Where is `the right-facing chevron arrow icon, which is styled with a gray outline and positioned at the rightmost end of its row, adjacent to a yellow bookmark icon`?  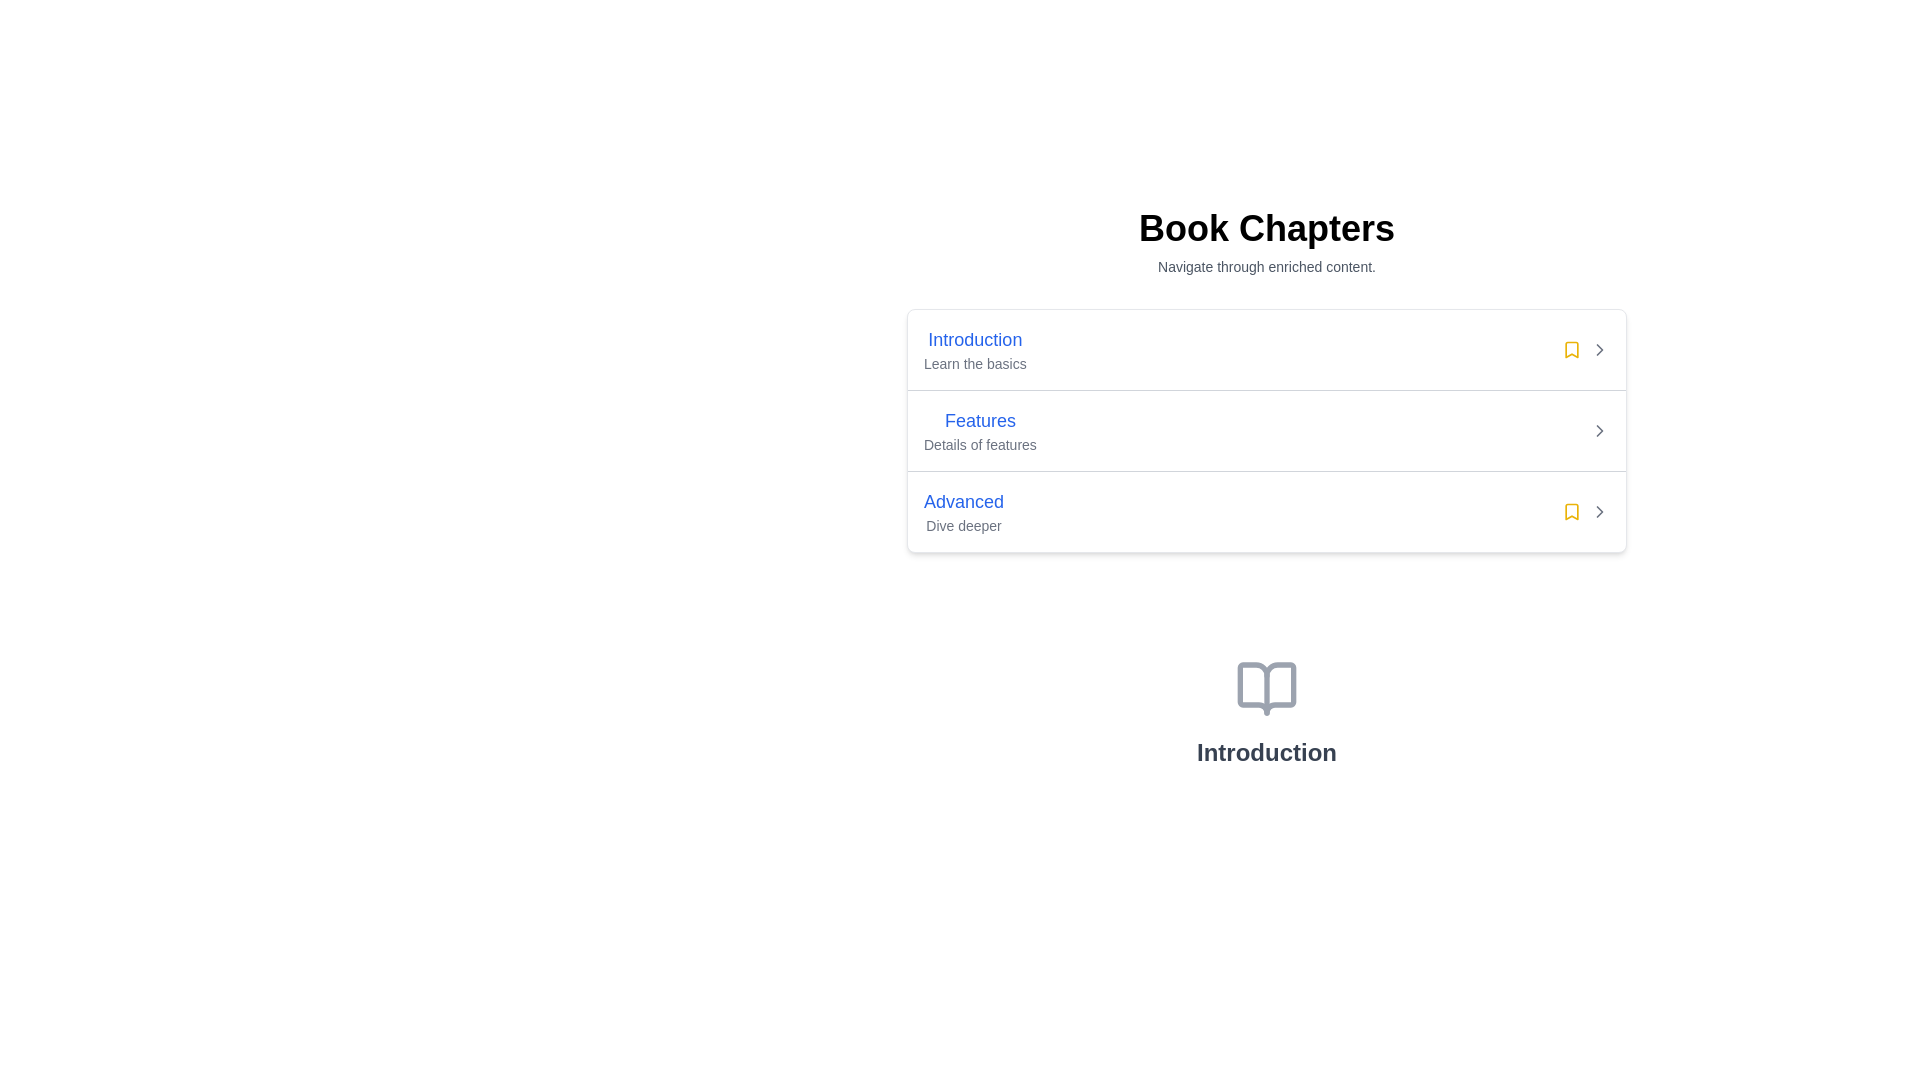 the right-facing chevron arrow icon, which is styled with a gray outline and positioned at the rightmost end of its row, adjacent to a yellow bookmark icon is located at coordinates (1598, 349).